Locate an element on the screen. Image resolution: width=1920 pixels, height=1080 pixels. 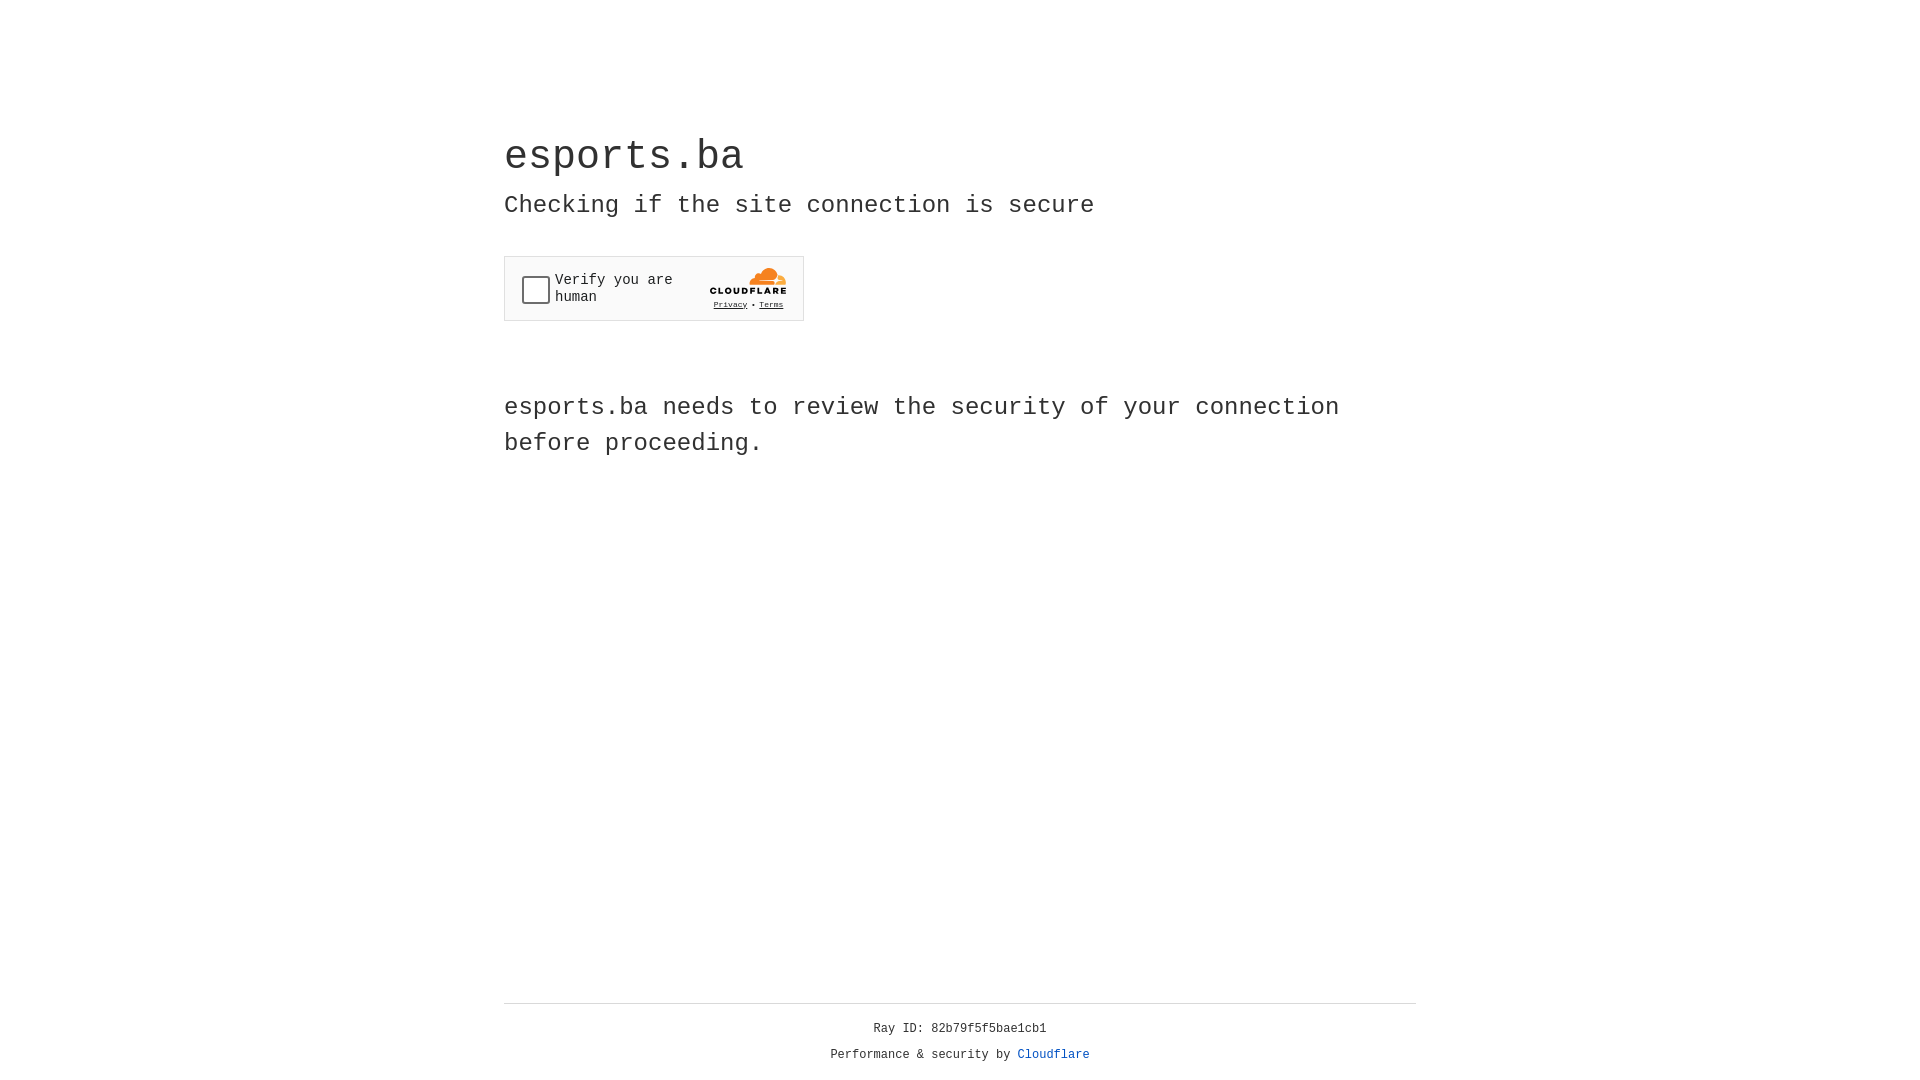
'Widget containing a Cloudflare security challenge' is located at coordinates (653, 288).